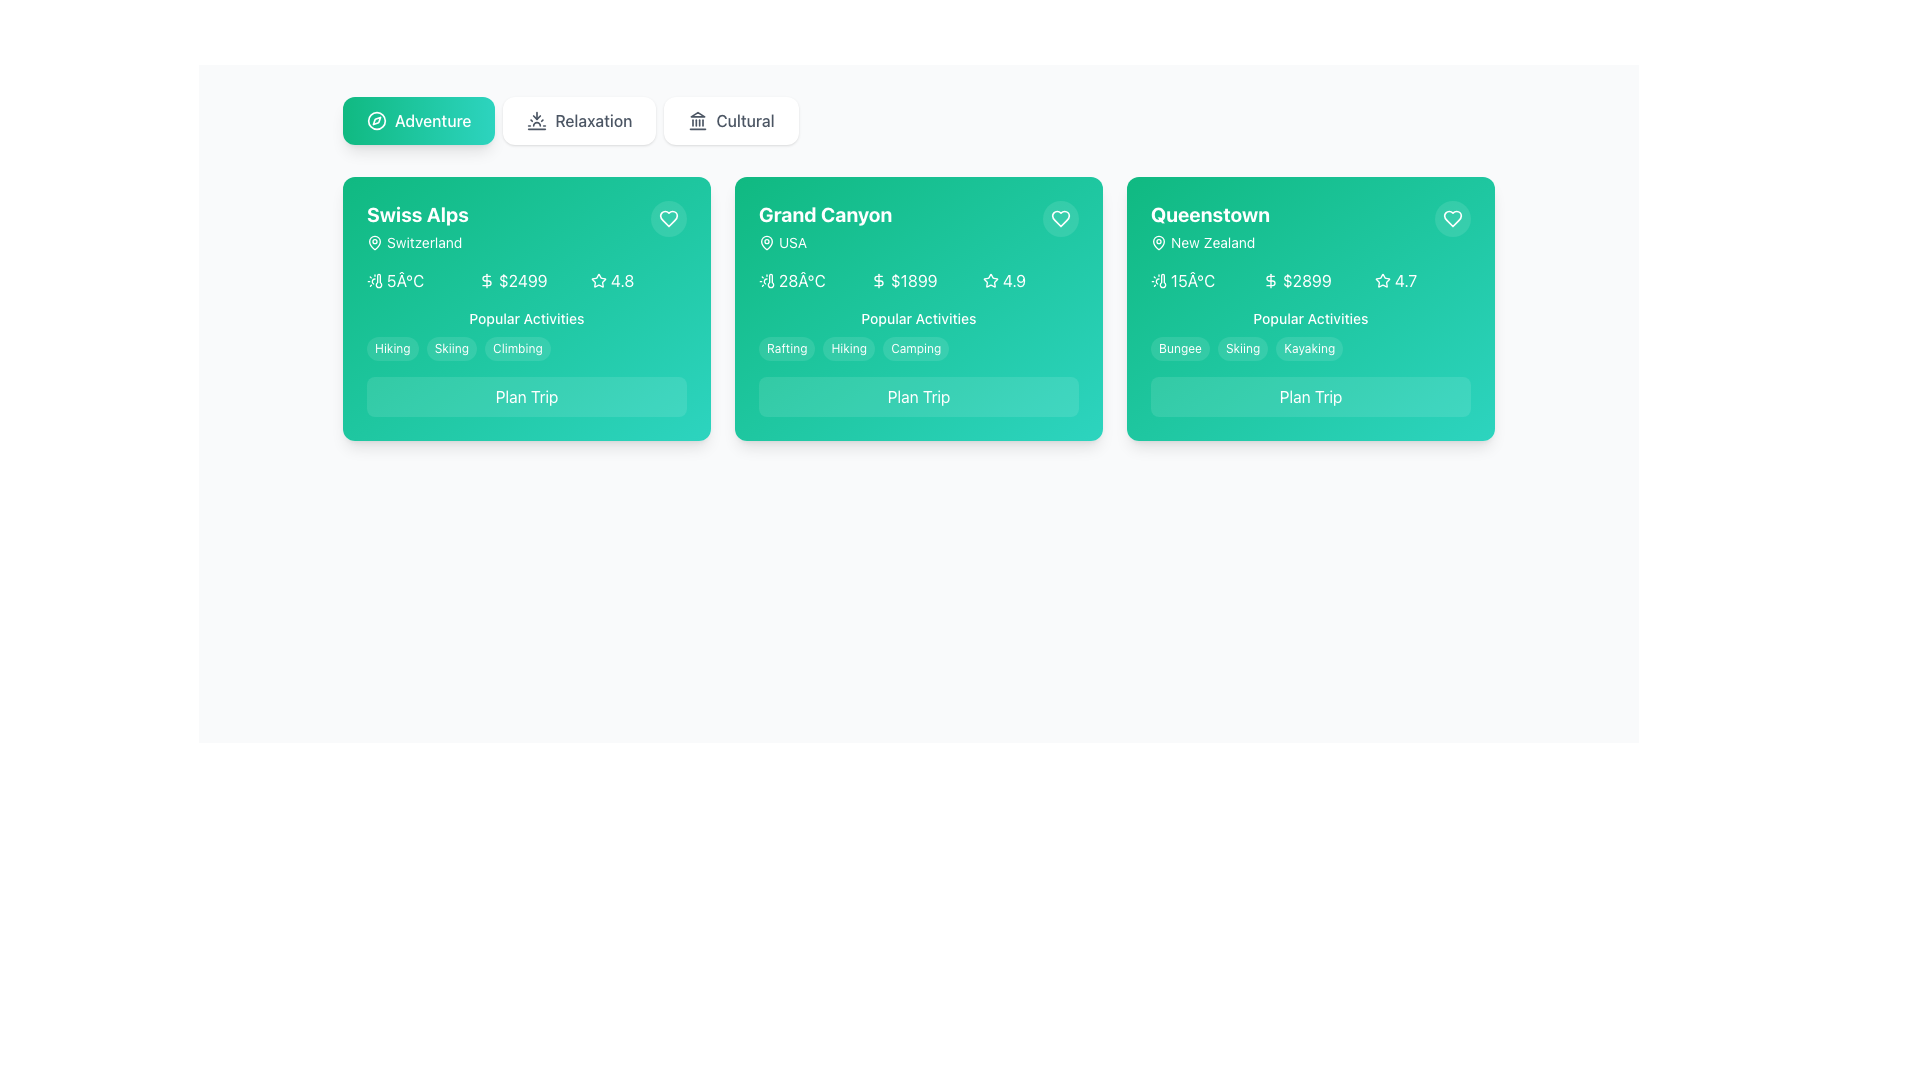 This screenshot has width=1920, height=1080. What do you see at coordinates (1209, 226) in the screenshot?
I see `text displayed in the text block located in the top-left corner of the third card, which presents the name and location of the featured travel destination` at bounding box center [1209, 226].